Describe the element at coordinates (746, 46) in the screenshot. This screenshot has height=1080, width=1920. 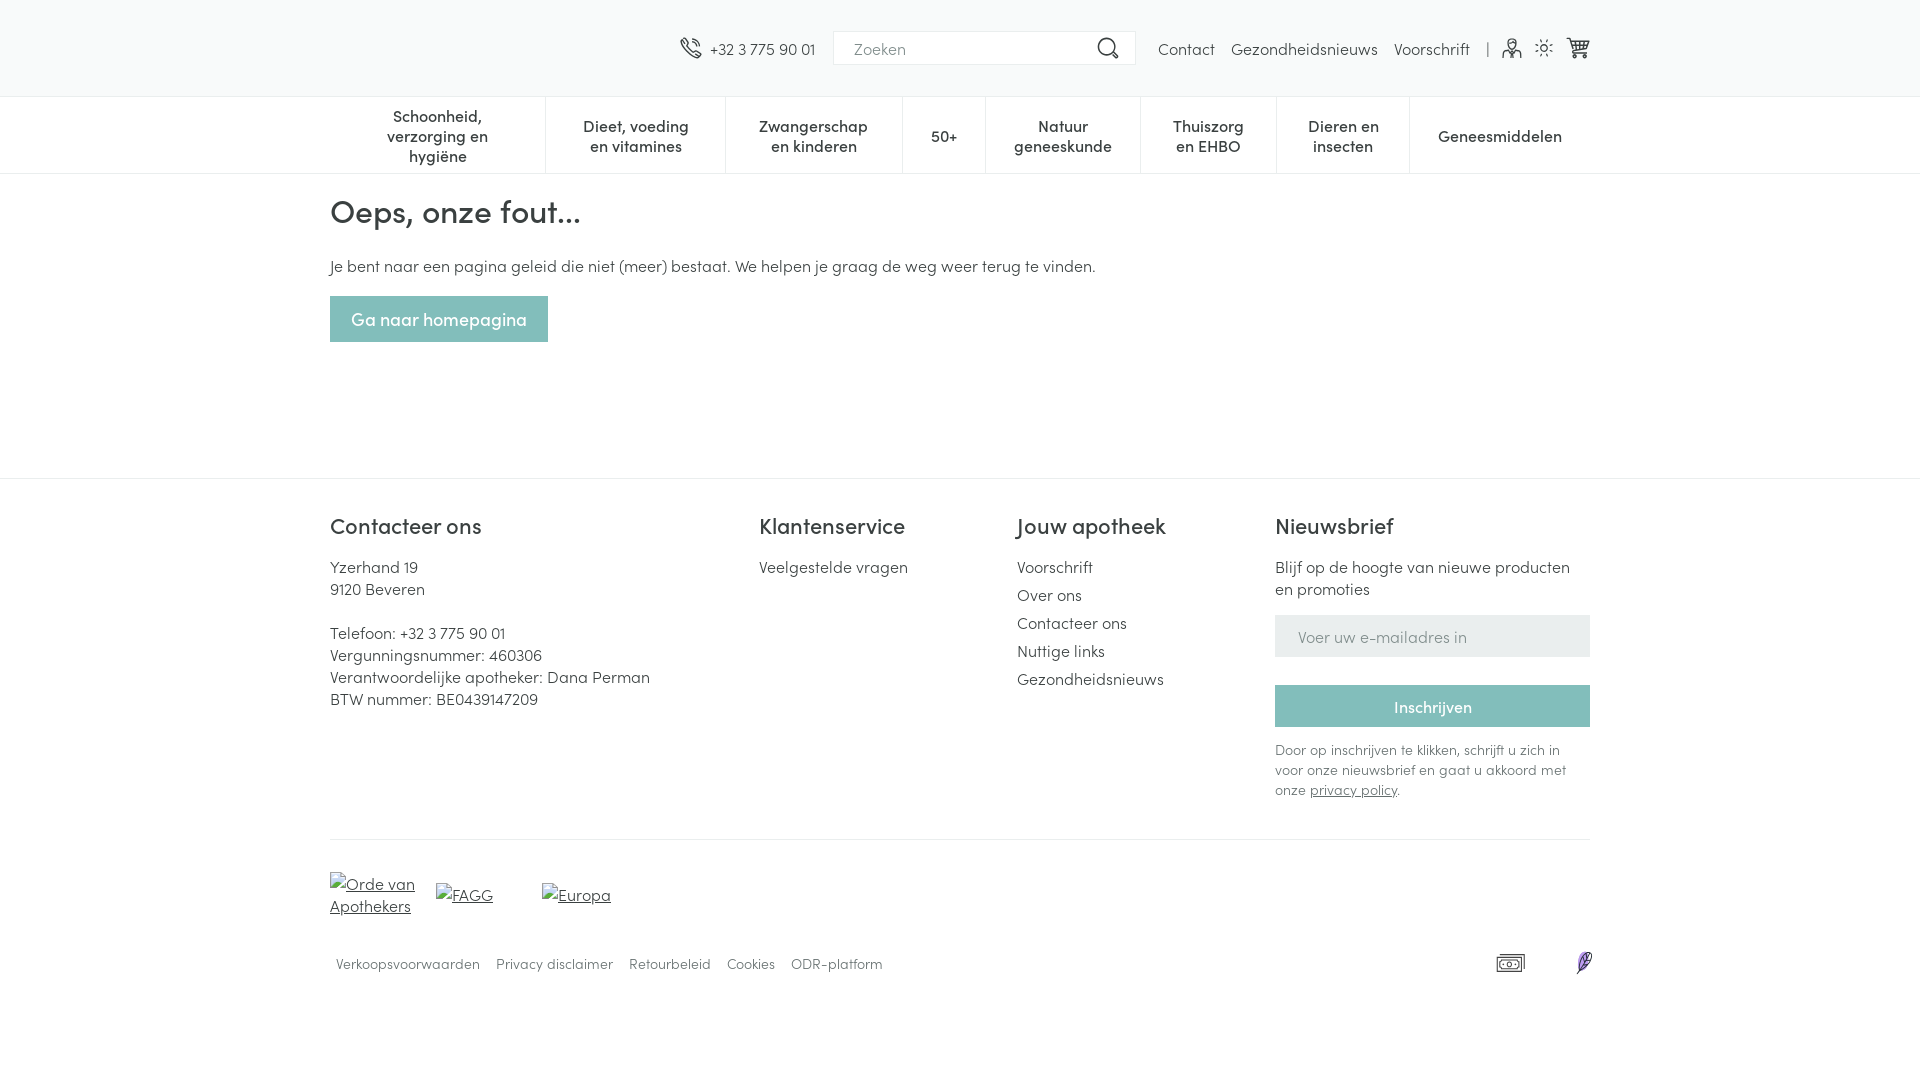
I see `'+32 3 775 90 01'` at that location.